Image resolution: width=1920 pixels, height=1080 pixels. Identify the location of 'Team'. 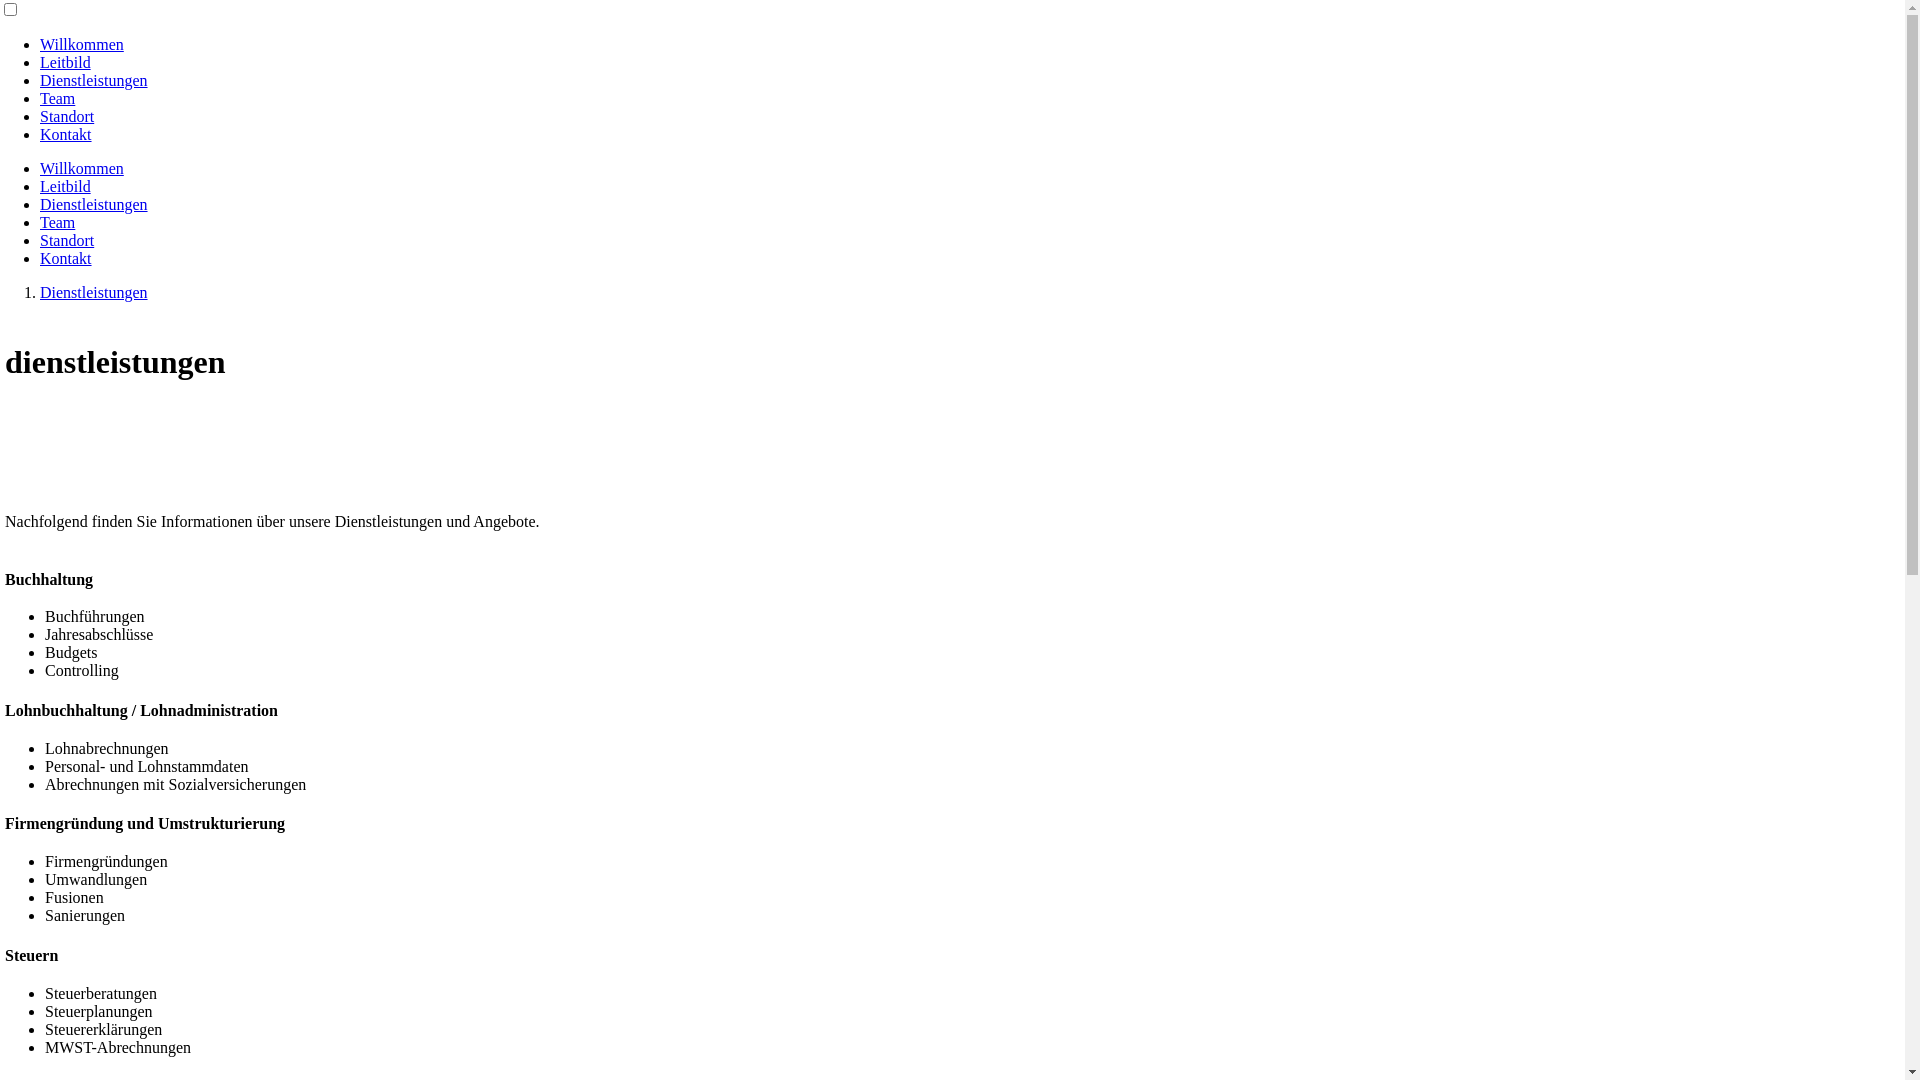
(57, 222).